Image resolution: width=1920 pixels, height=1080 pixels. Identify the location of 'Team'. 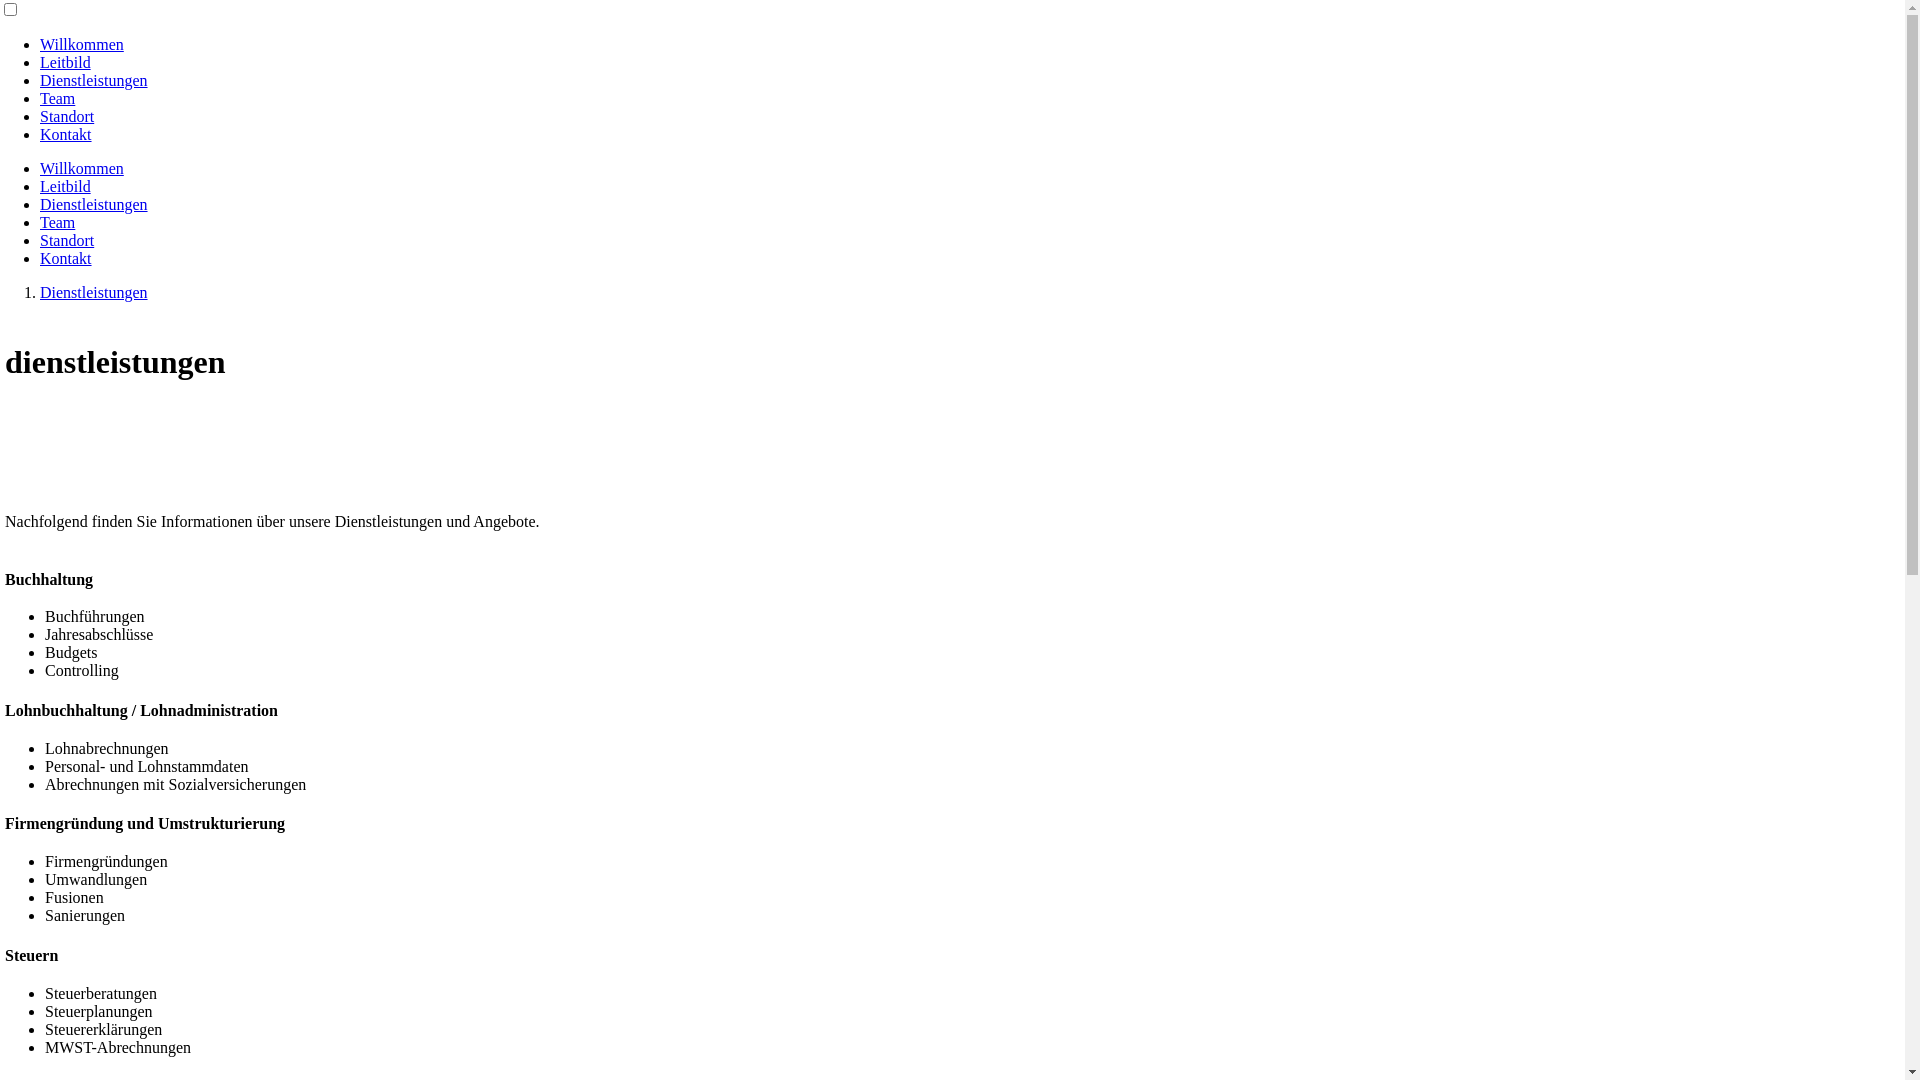
(57, 222).